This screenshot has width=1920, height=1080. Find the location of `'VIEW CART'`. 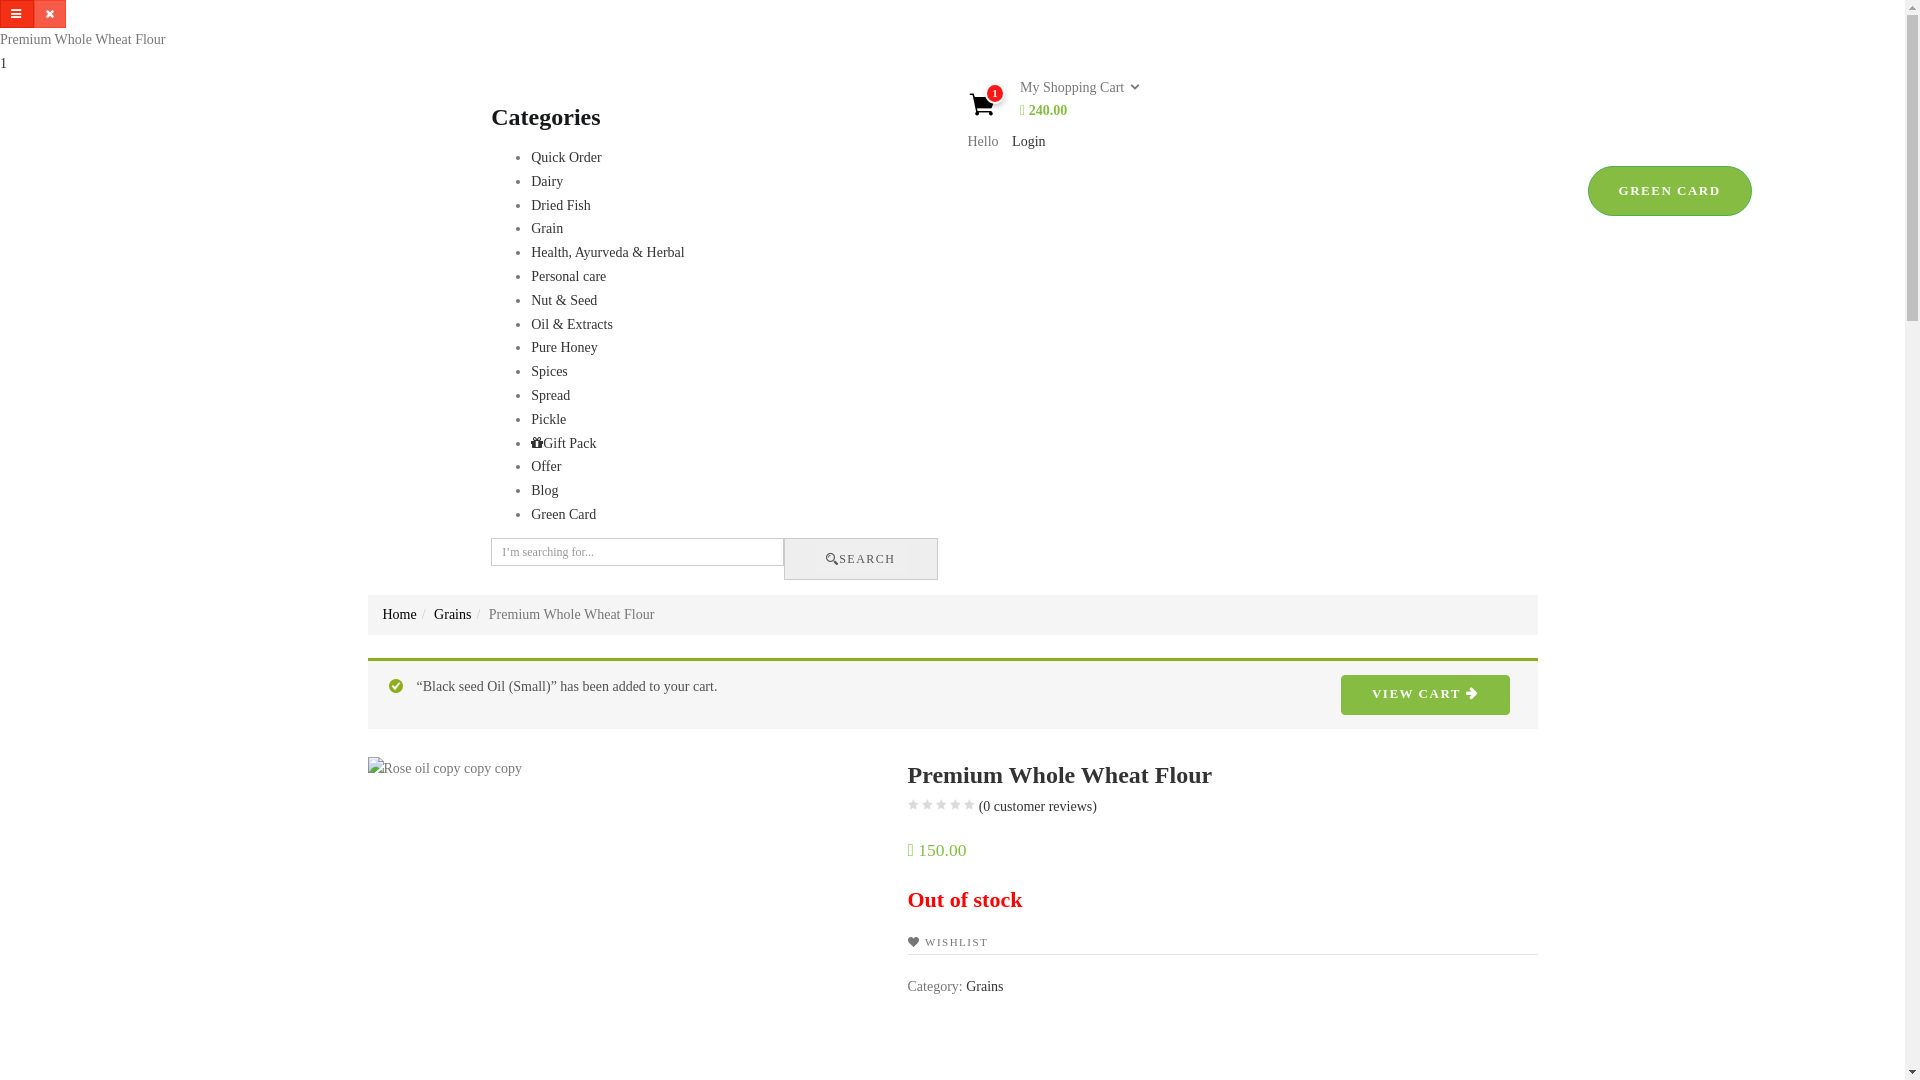

'VIEW CART' is located at coordinates (1340, 693).